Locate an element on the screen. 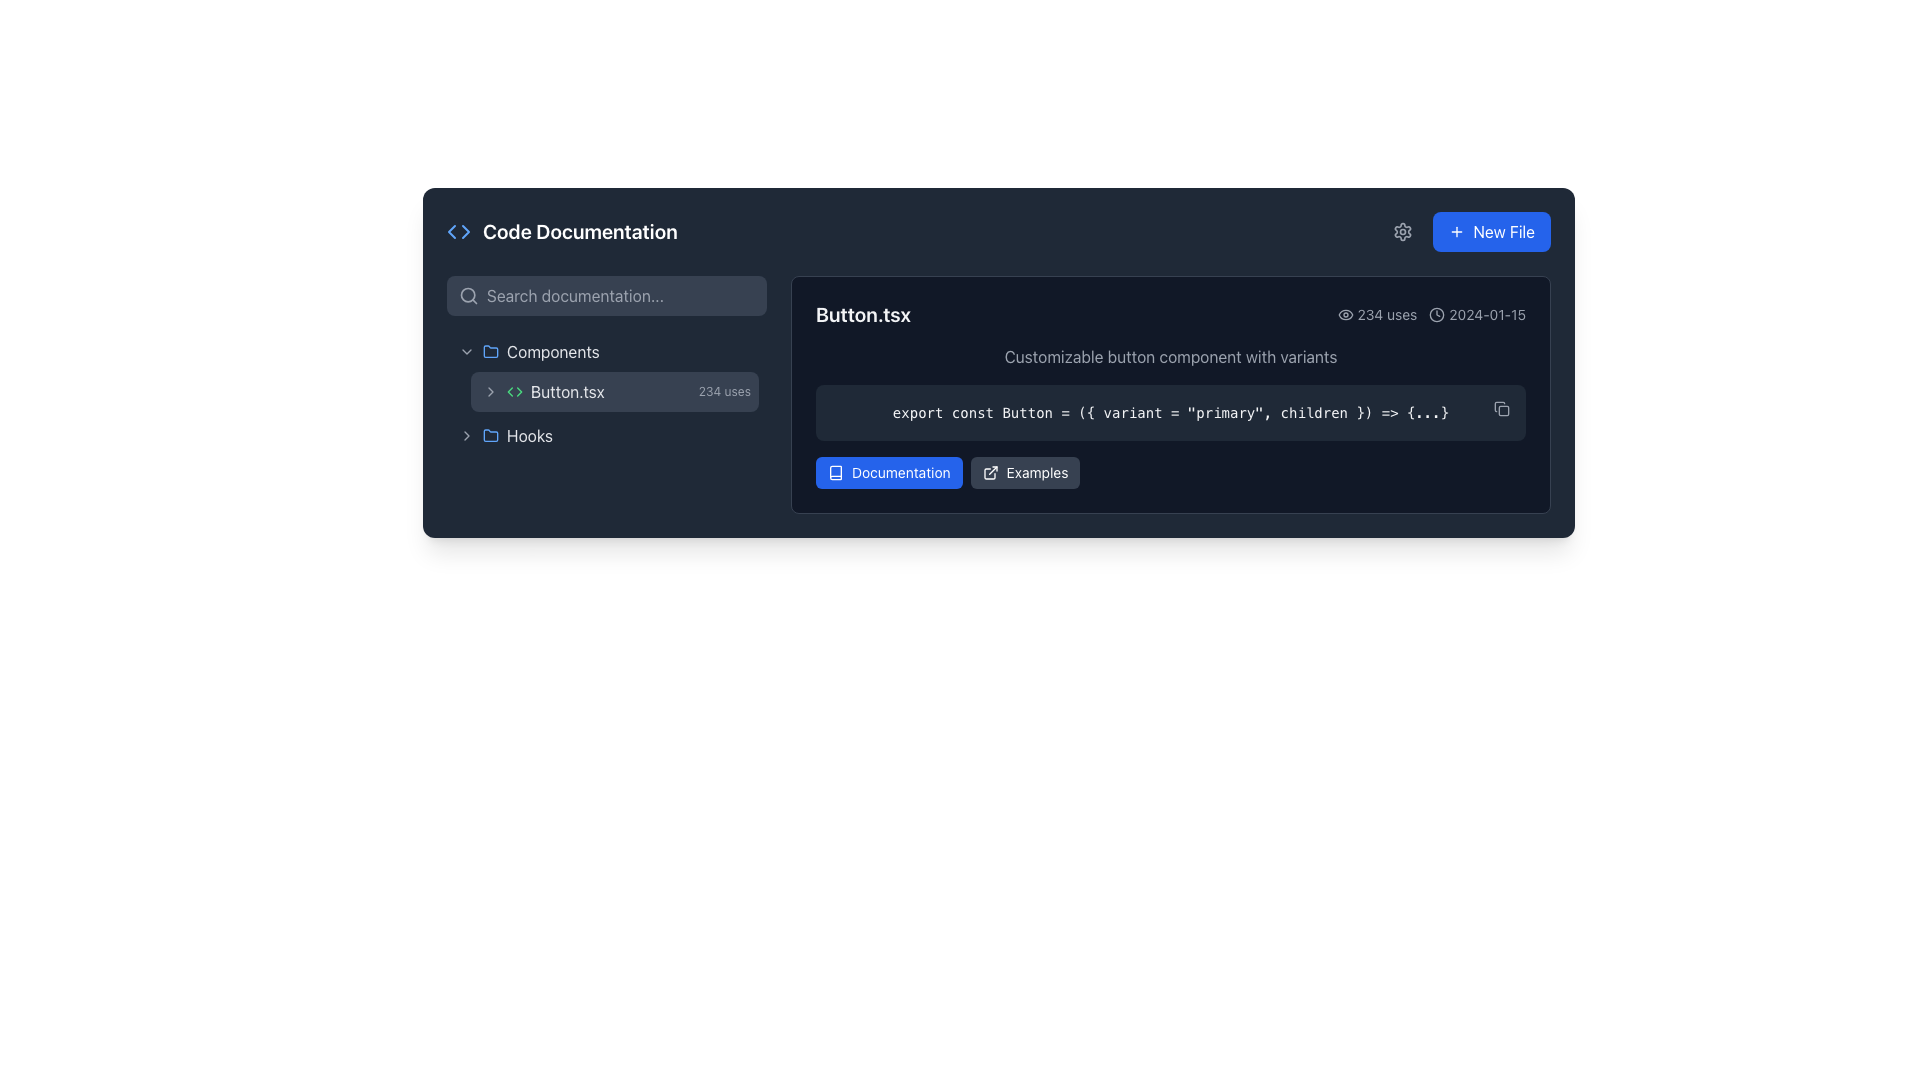 This screenshot has width=1920, height=1080. the left-pointing chevron icon in the navigation section is located at coordinates (450, 230).